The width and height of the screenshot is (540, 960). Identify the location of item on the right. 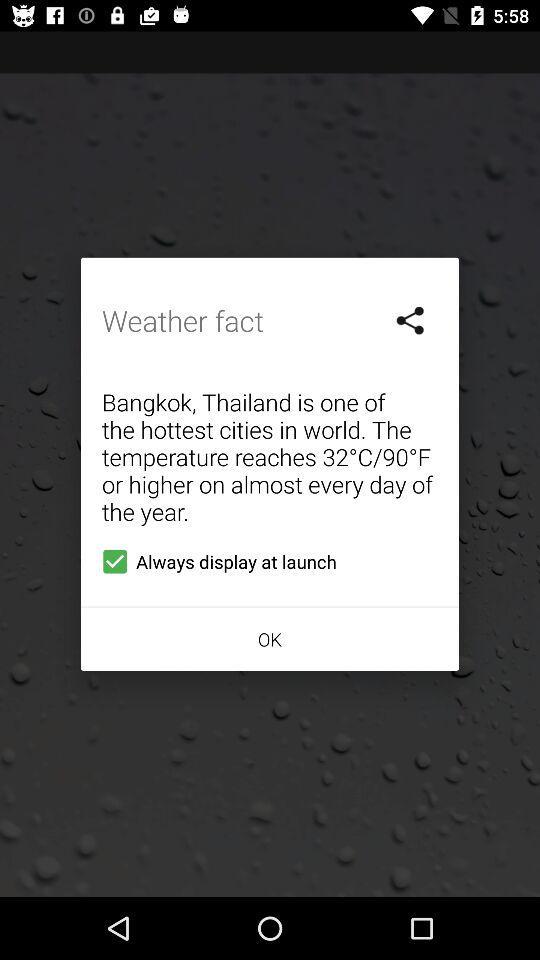
(410, 320).